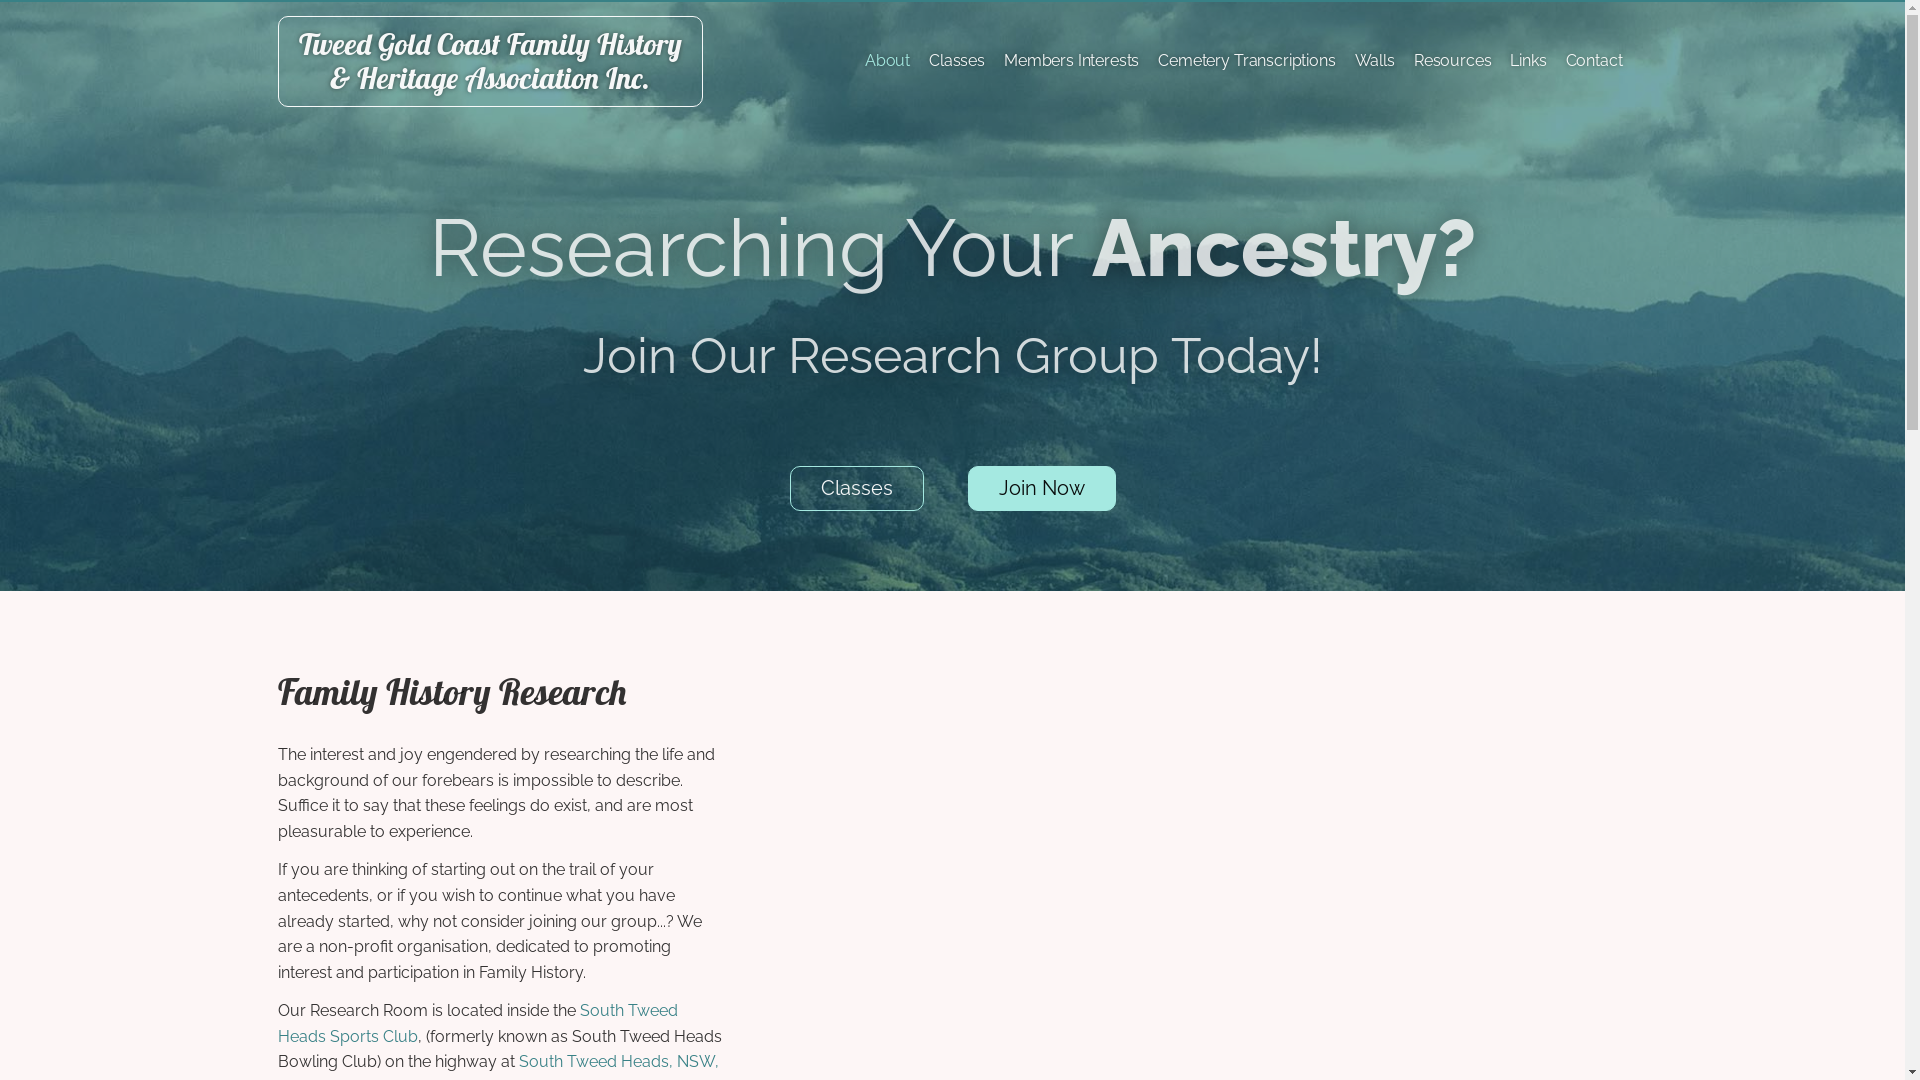 The width and height of the screenshot is (1920, 1080). I want to click on 'Resources', so click(1453, 60).